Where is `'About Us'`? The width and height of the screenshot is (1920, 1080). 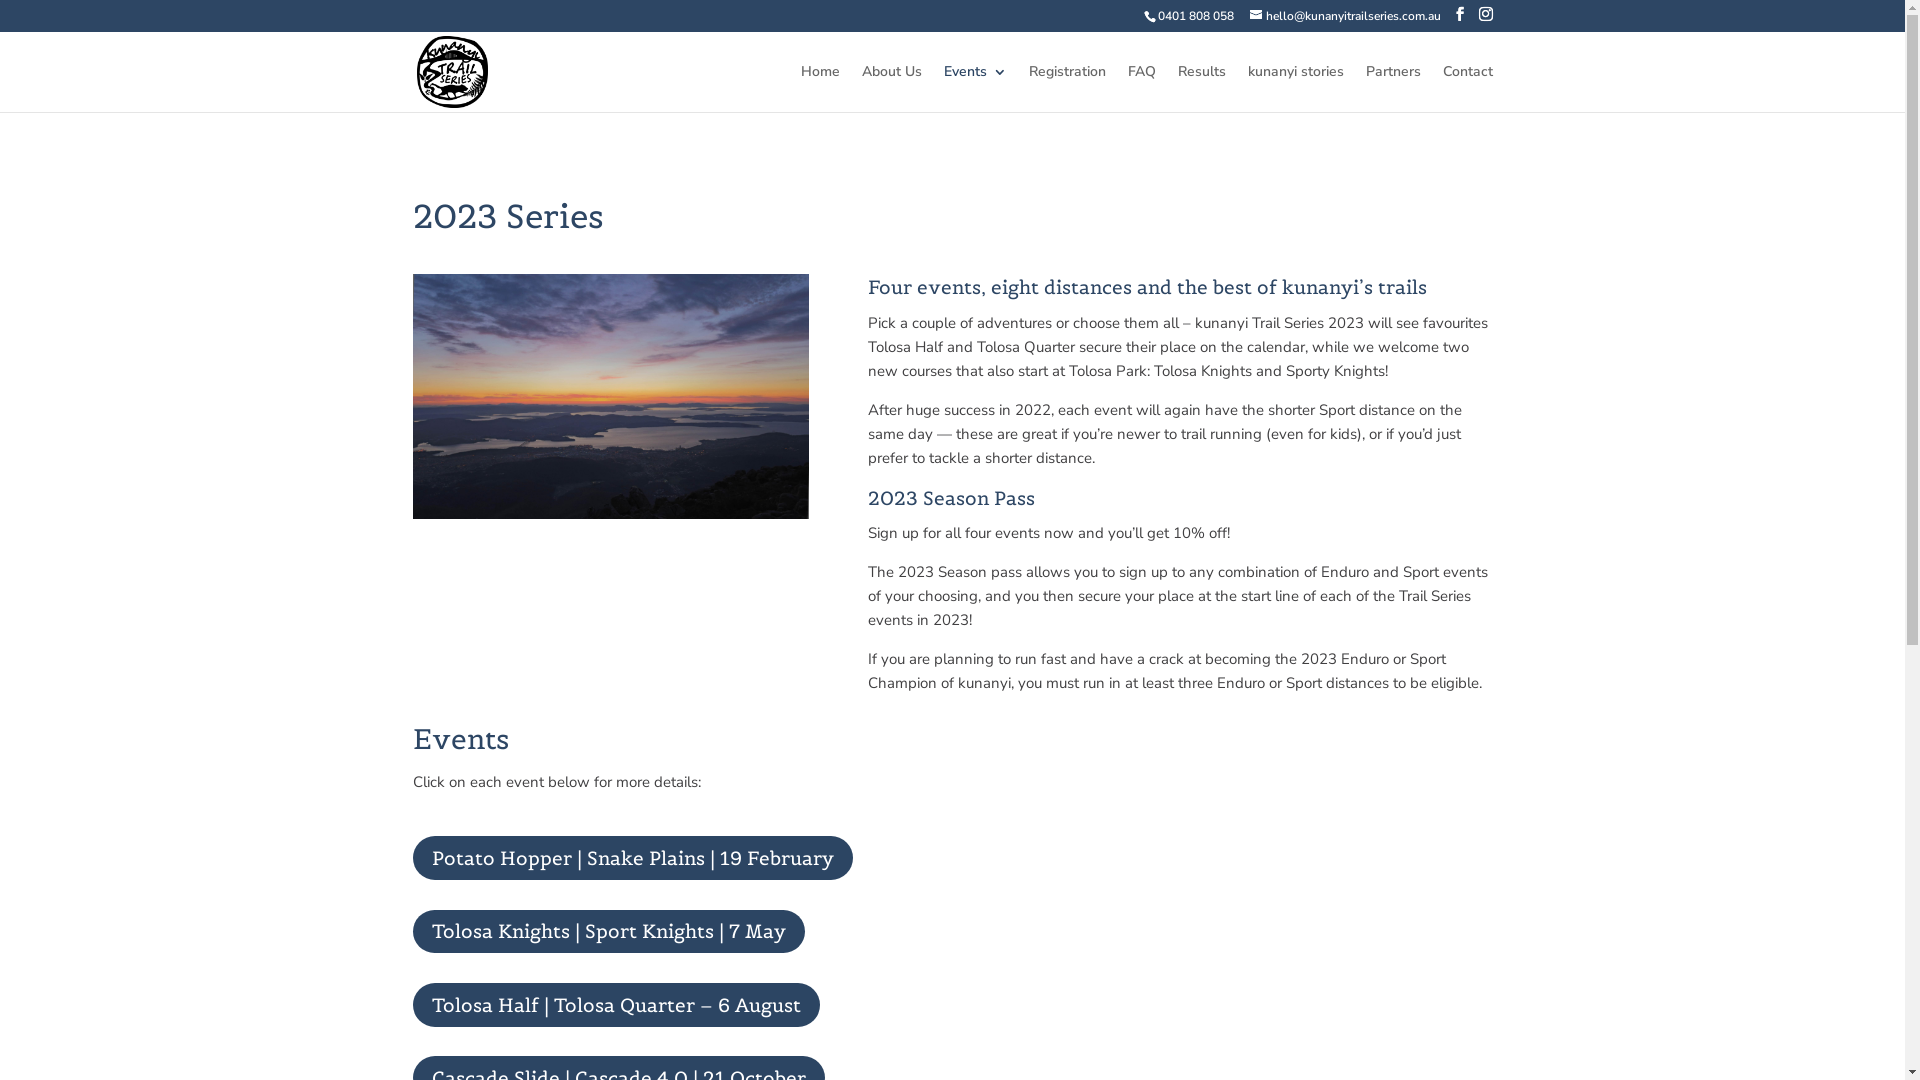
'About Us' is located at coordinates (891, 87).